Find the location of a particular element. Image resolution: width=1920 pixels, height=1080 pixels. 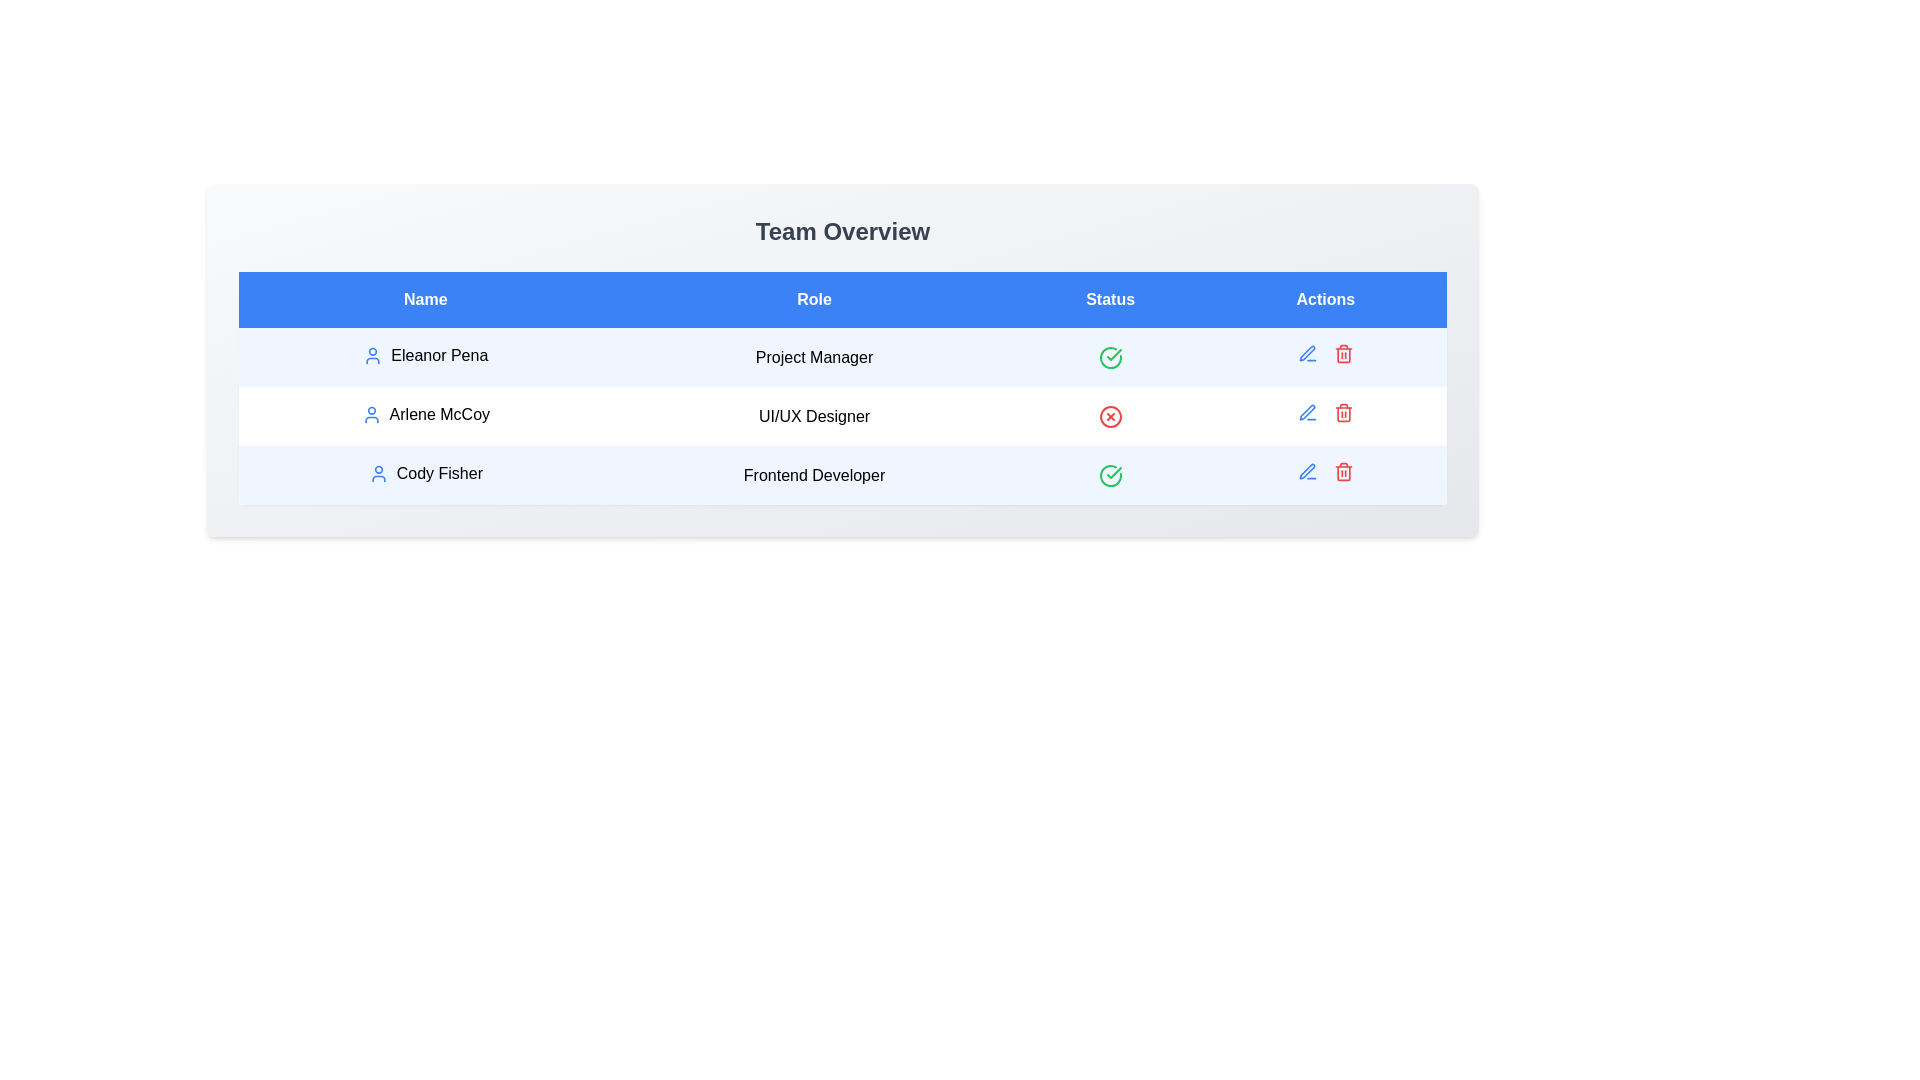

the green circular icon with a check mark in the 'Status' column of the third row is located at coordinates (1109, 475).